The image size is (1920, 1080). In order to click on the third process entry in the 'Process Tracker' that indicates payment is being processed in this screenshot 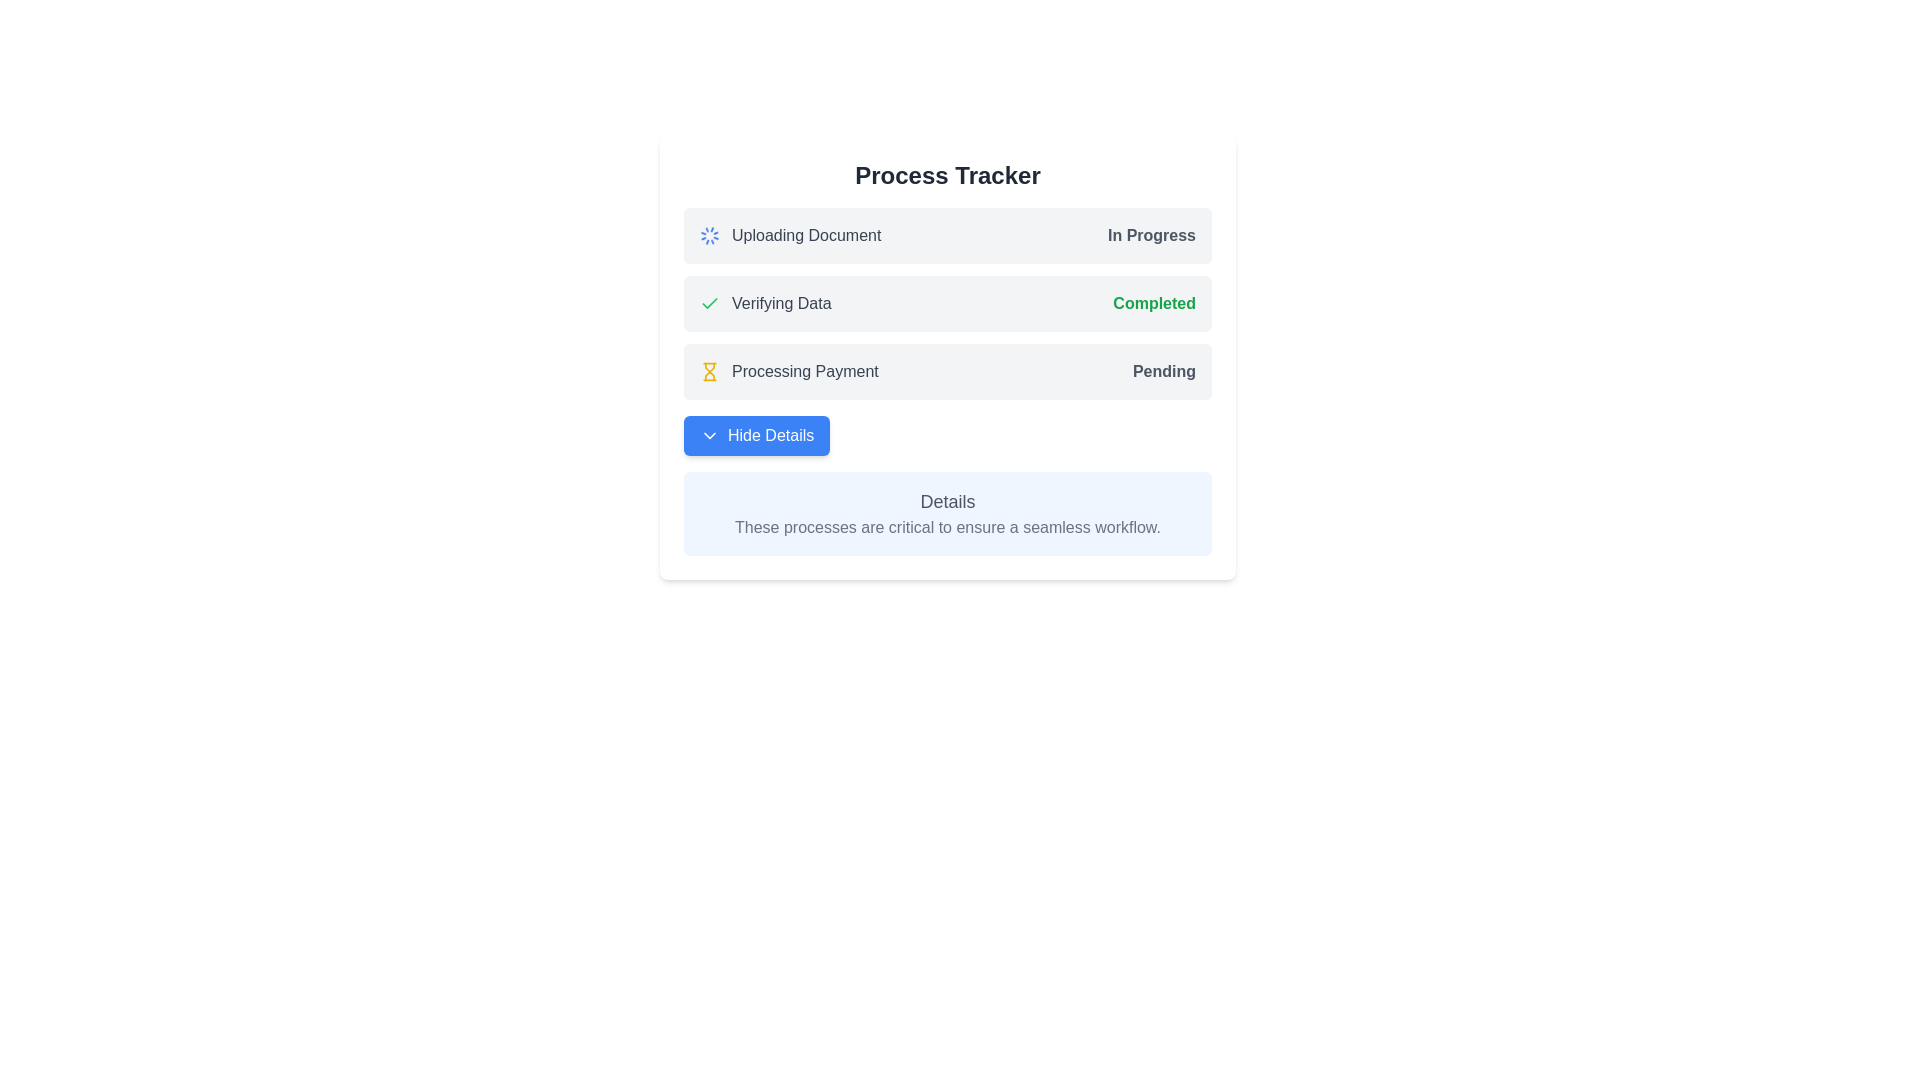, I will do `click(805, 371)`.